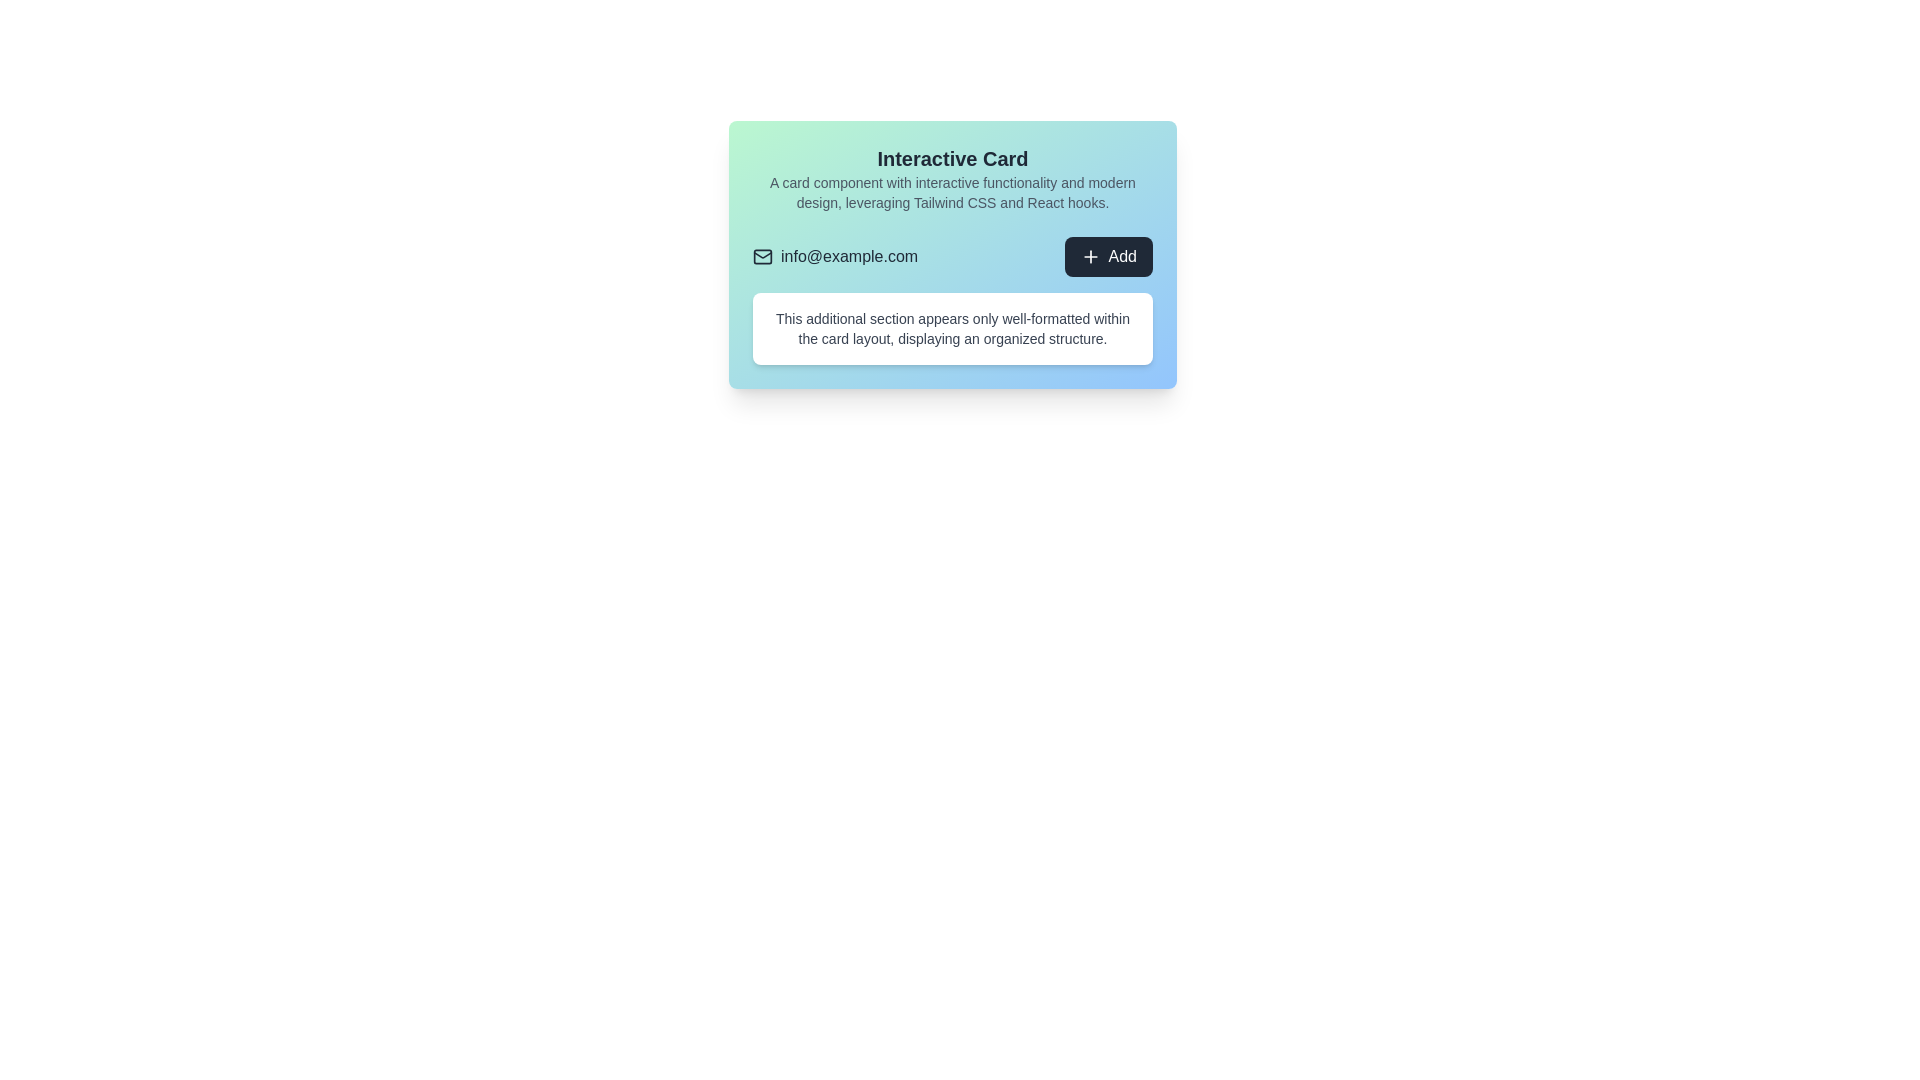  I want to click on the rectangular part of the mail icon located to the left of 'info@example.com', so click(762, 254).